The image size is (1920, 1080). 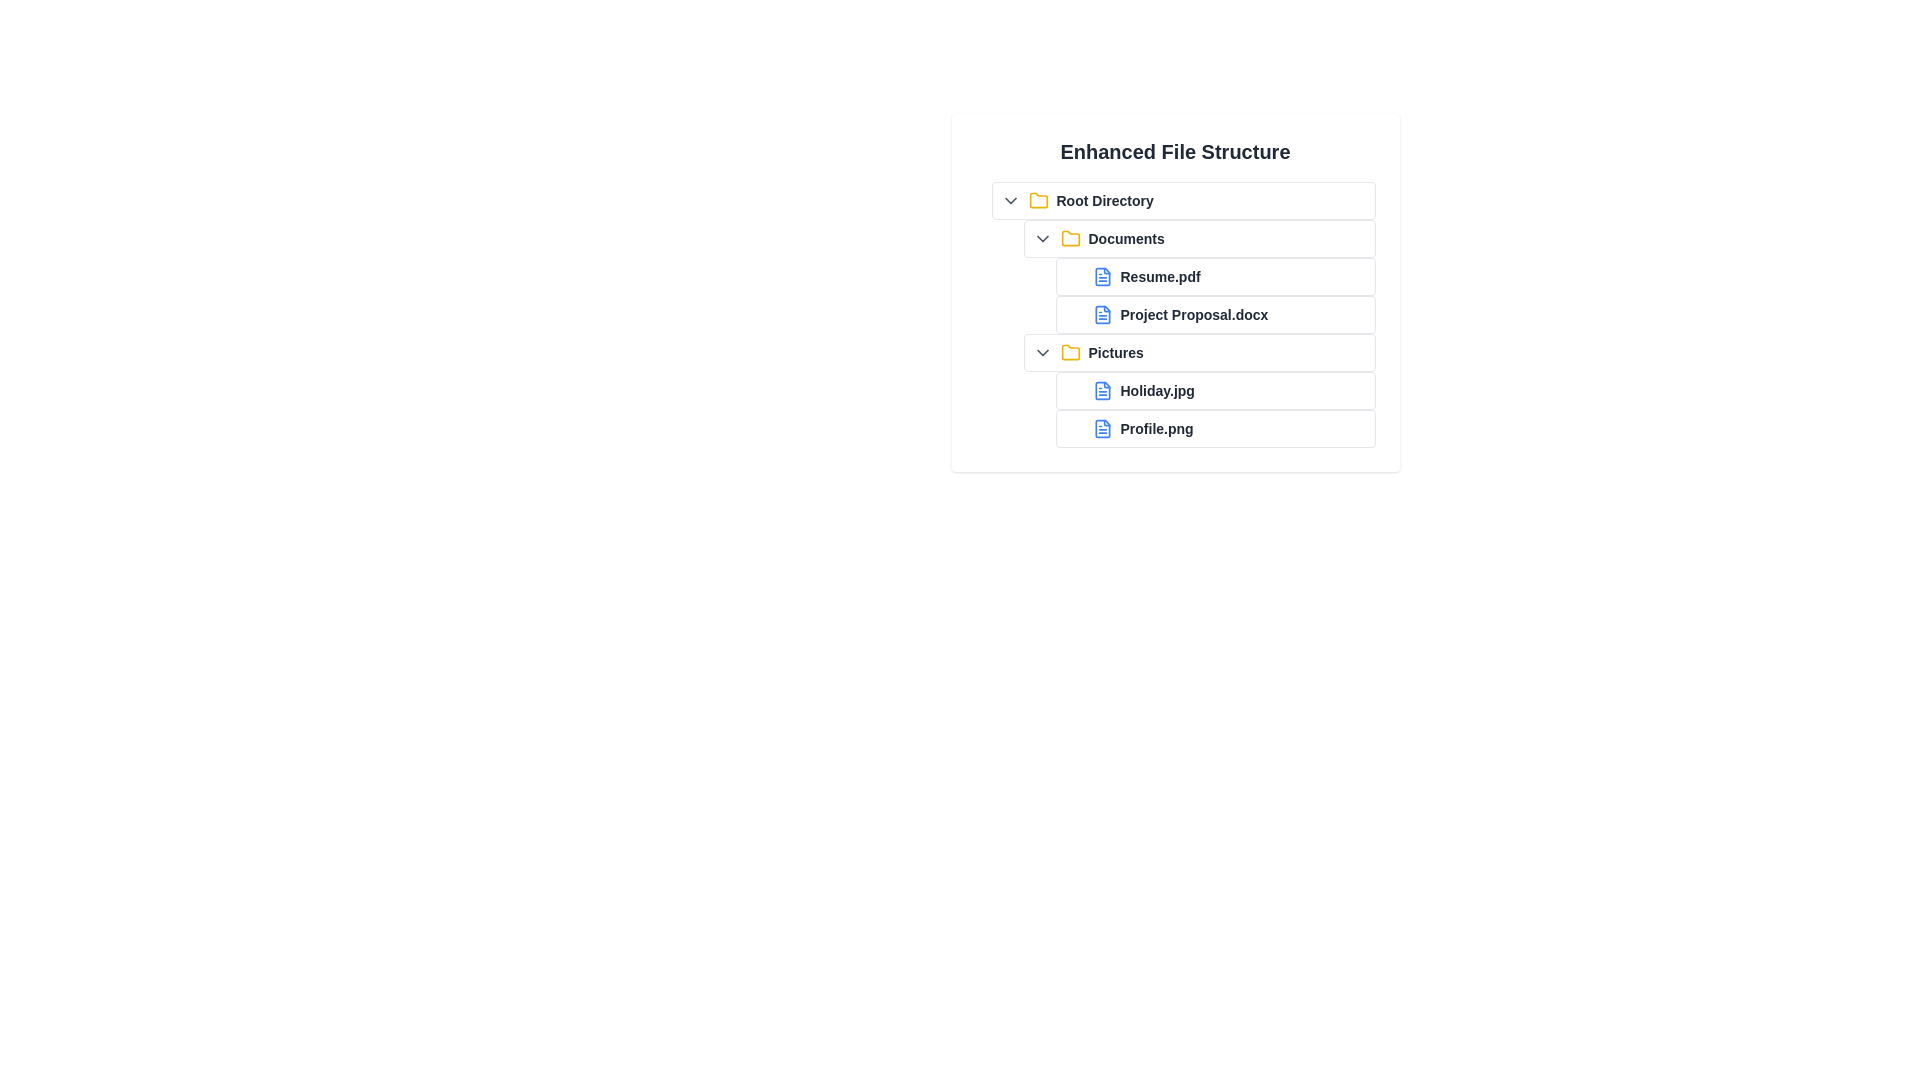 What do you see at coordinates (1175, 315) in the screenshot?
I see `the 'Project Proposal.docx' file entry, which is represented by a yellow folder icon in a hierarchical list under the 'Documents' section` at bounding box center [1175, 315].